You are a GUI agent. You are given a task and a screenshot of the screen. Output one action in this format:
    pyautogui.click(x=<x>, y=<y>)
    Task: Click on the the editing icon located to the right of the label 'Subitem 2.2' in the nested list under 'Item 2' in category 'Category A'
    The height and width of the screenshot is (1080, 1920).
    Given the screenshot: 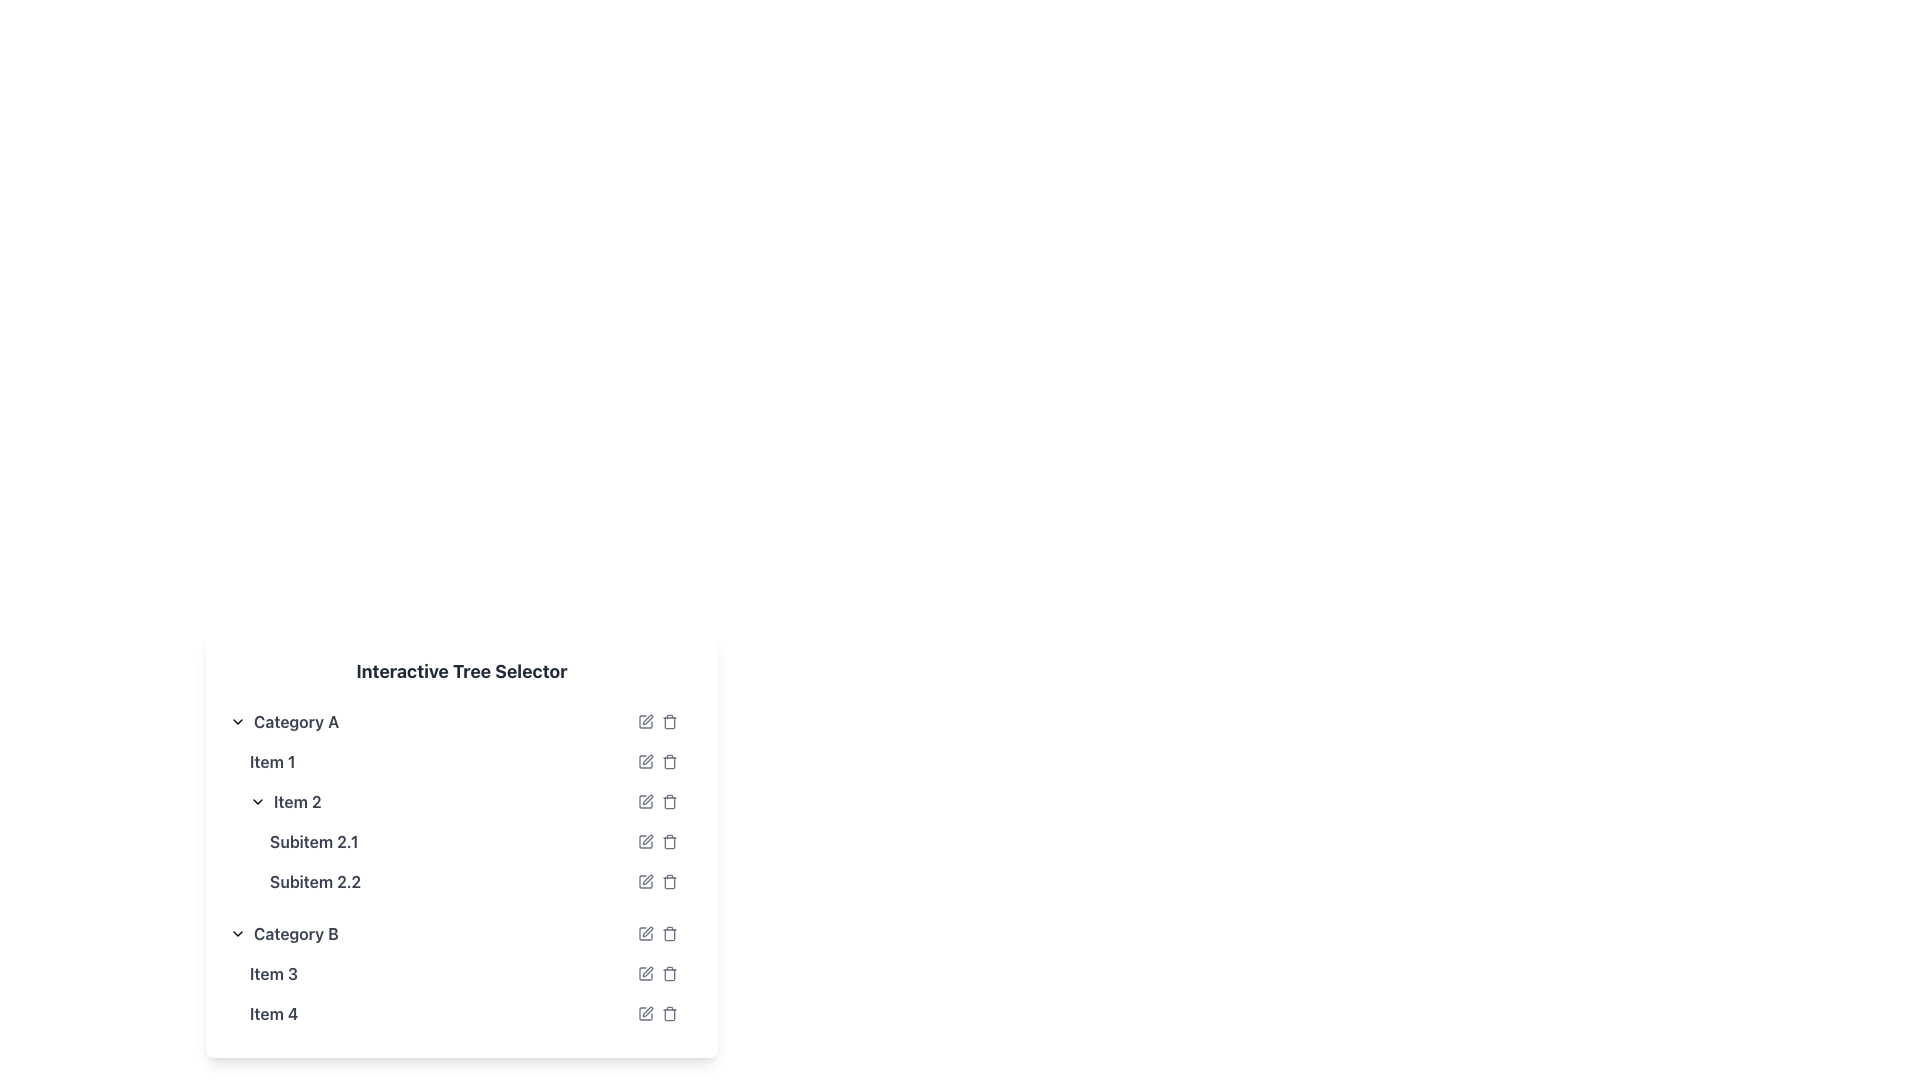 What is the action you would take?
    pyautogui.click(x=646, y=881)
    